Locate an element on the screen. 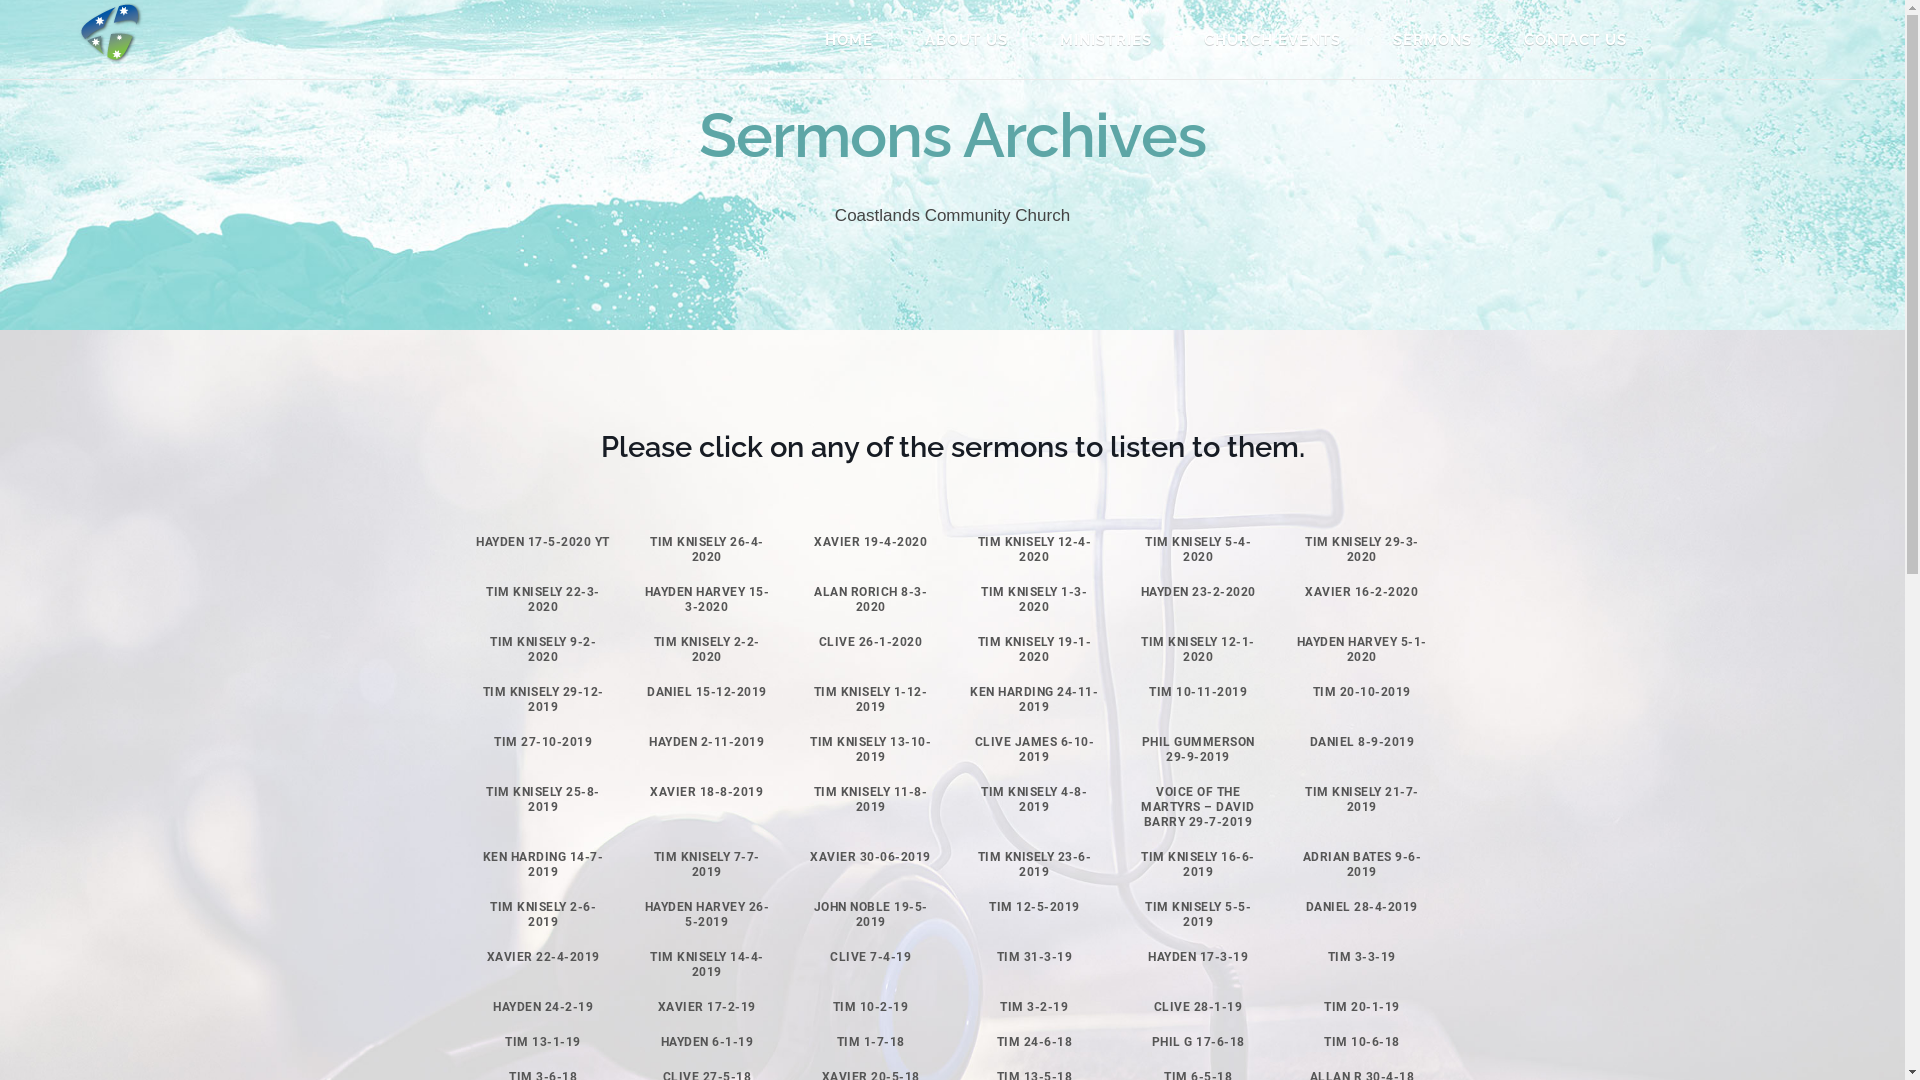 This screenshot has width=1920, height=1080. 'DANIEL 8-9-2019' is located at coordinates (1310, 741).